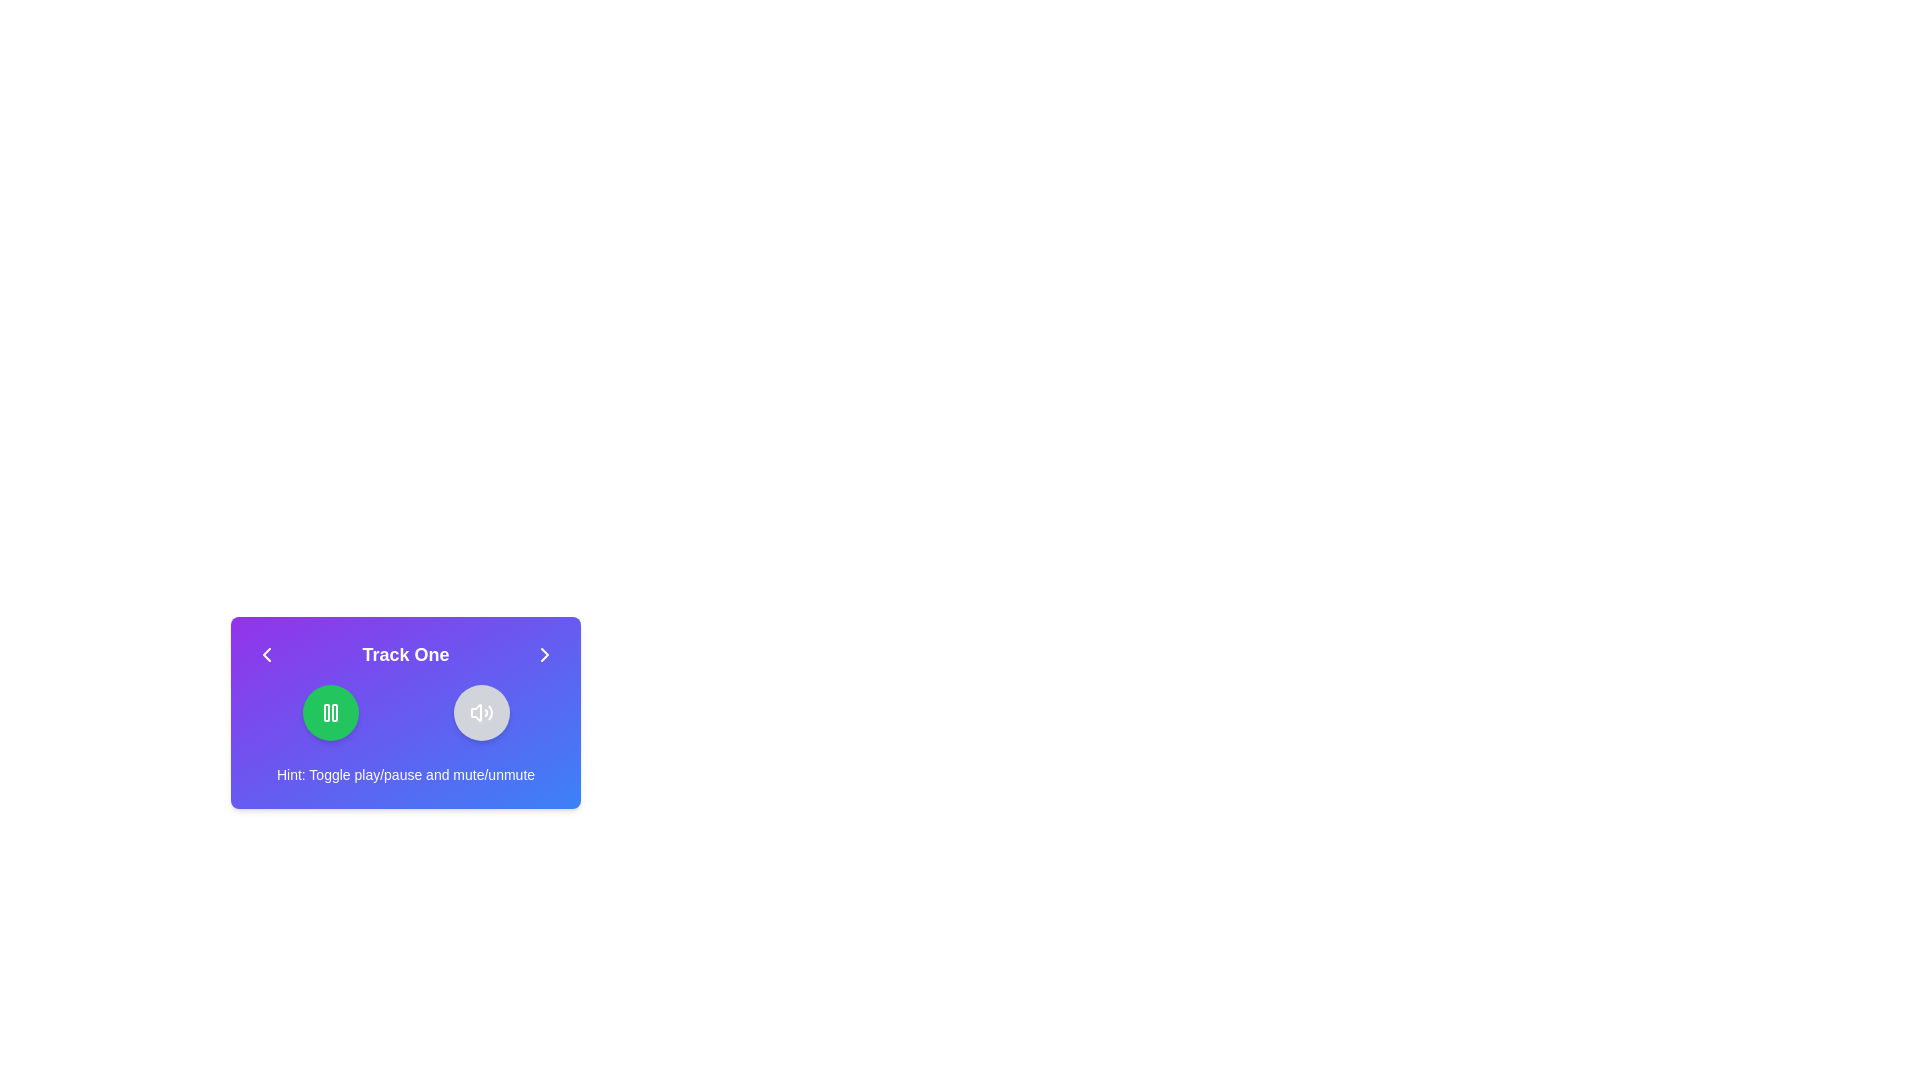 The width and height of the screenshot is (1920, 1080). I want to click on the surrounding button for pause/play functionality, specifically targeting the pause icon represented by the right vertical bar of the button located to the left of the 'Track One' heading, so click(334, 712).